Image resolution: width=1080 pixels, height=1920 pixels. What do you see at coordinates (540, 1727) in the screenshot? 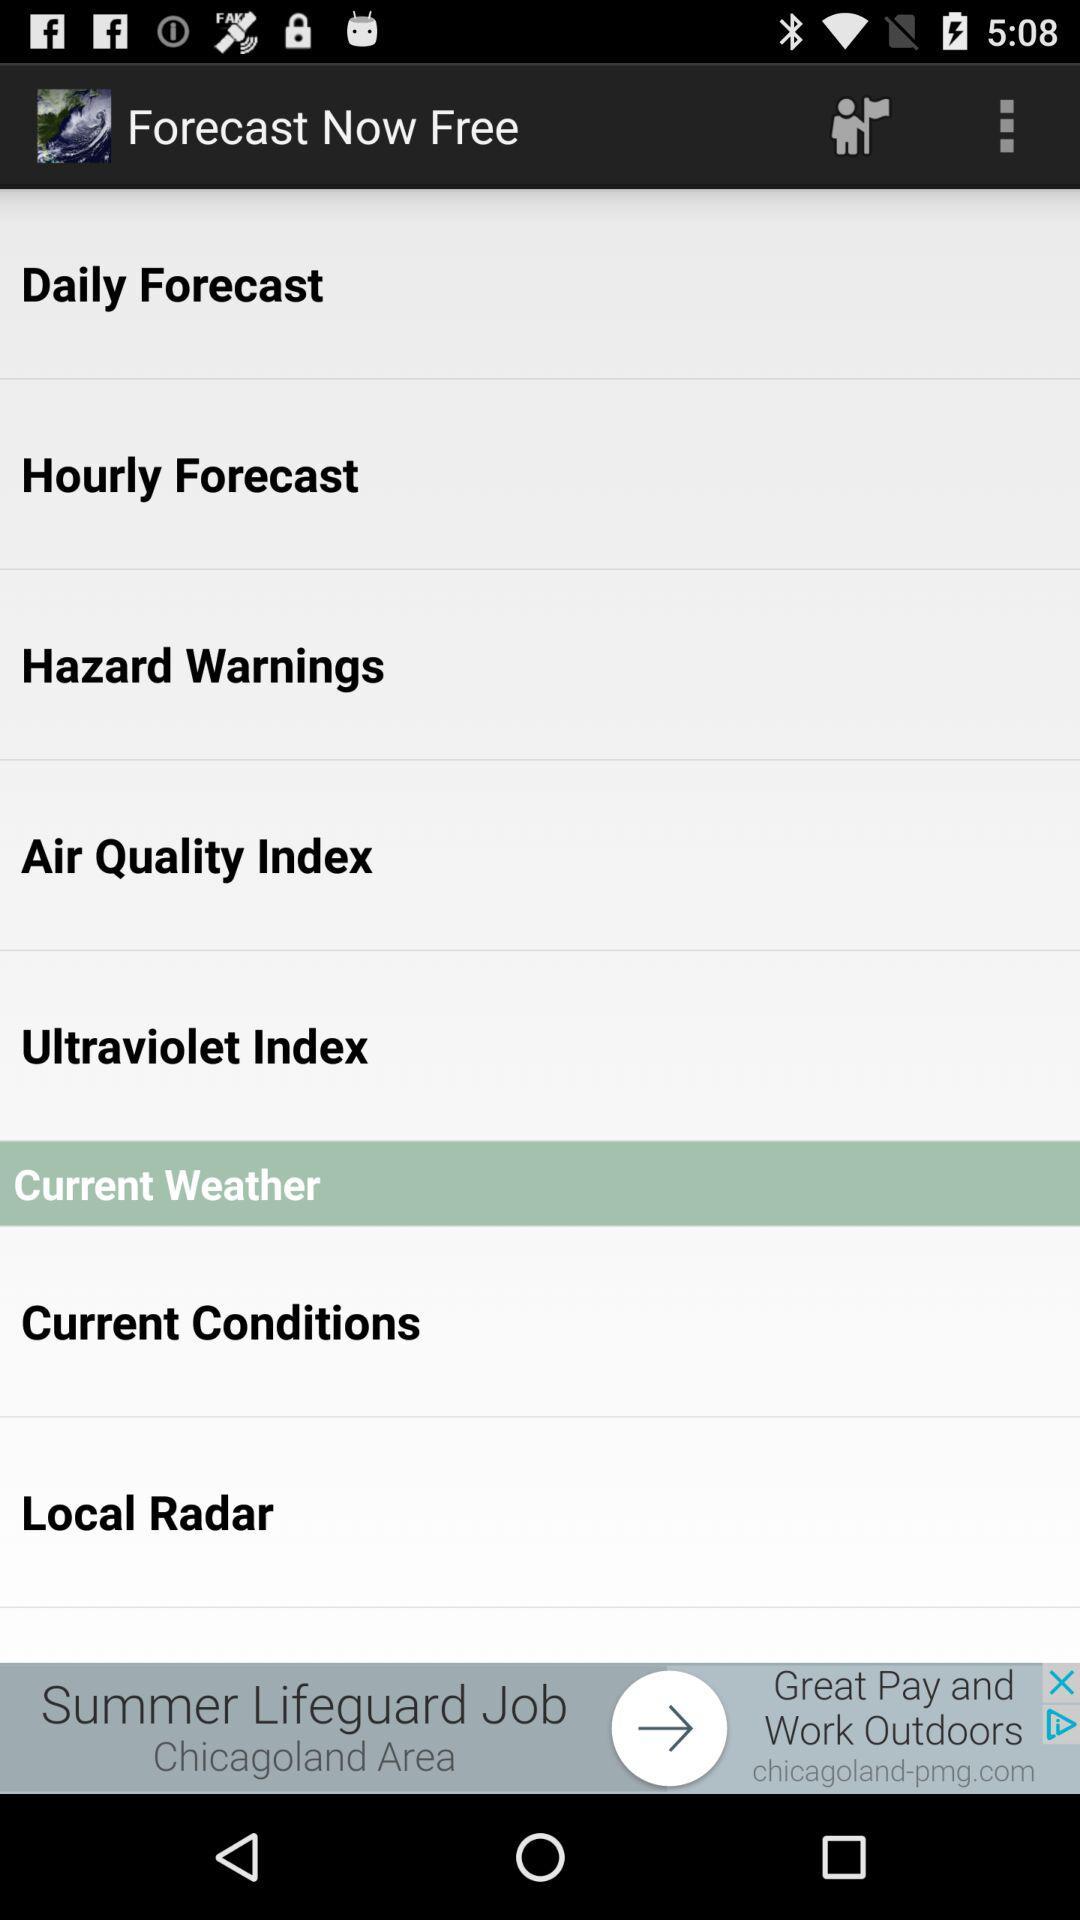
I see `open page` at bounding box center [540, 1727].